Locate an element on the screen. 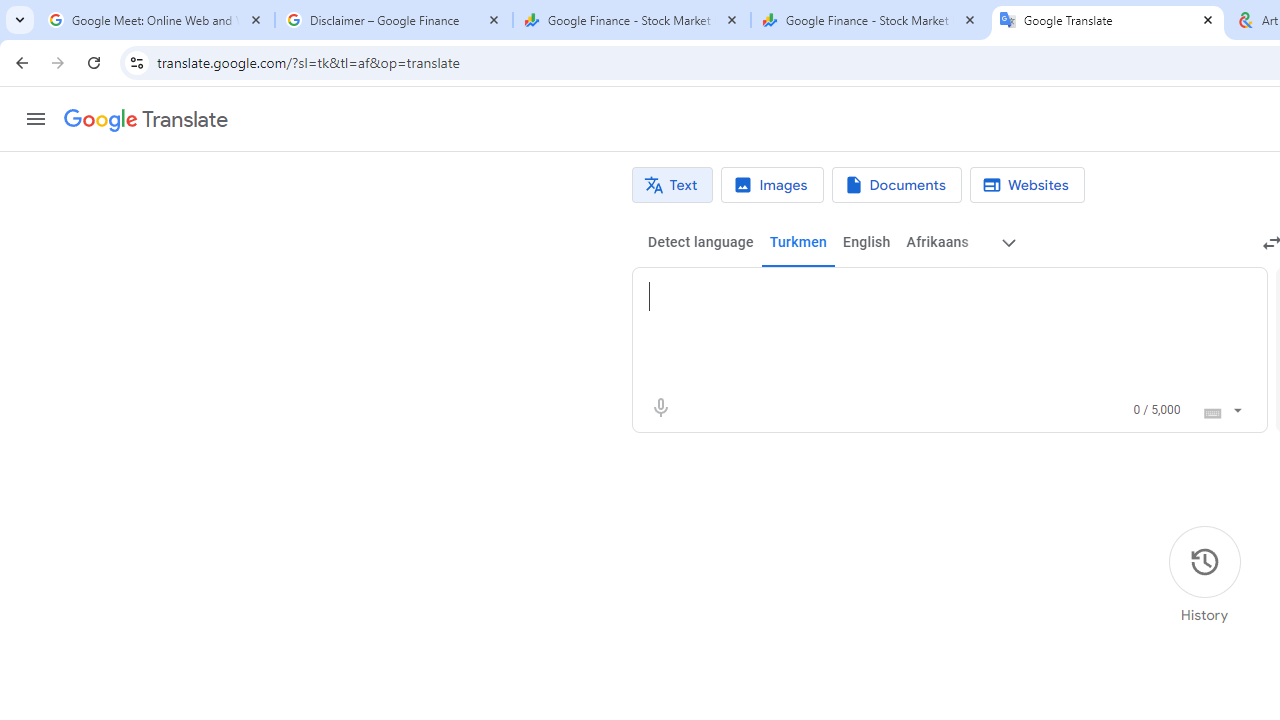 This screenshot has width=1280, height=720. 'Show the Input Tools menu' is located at coordinates (1236, 406).